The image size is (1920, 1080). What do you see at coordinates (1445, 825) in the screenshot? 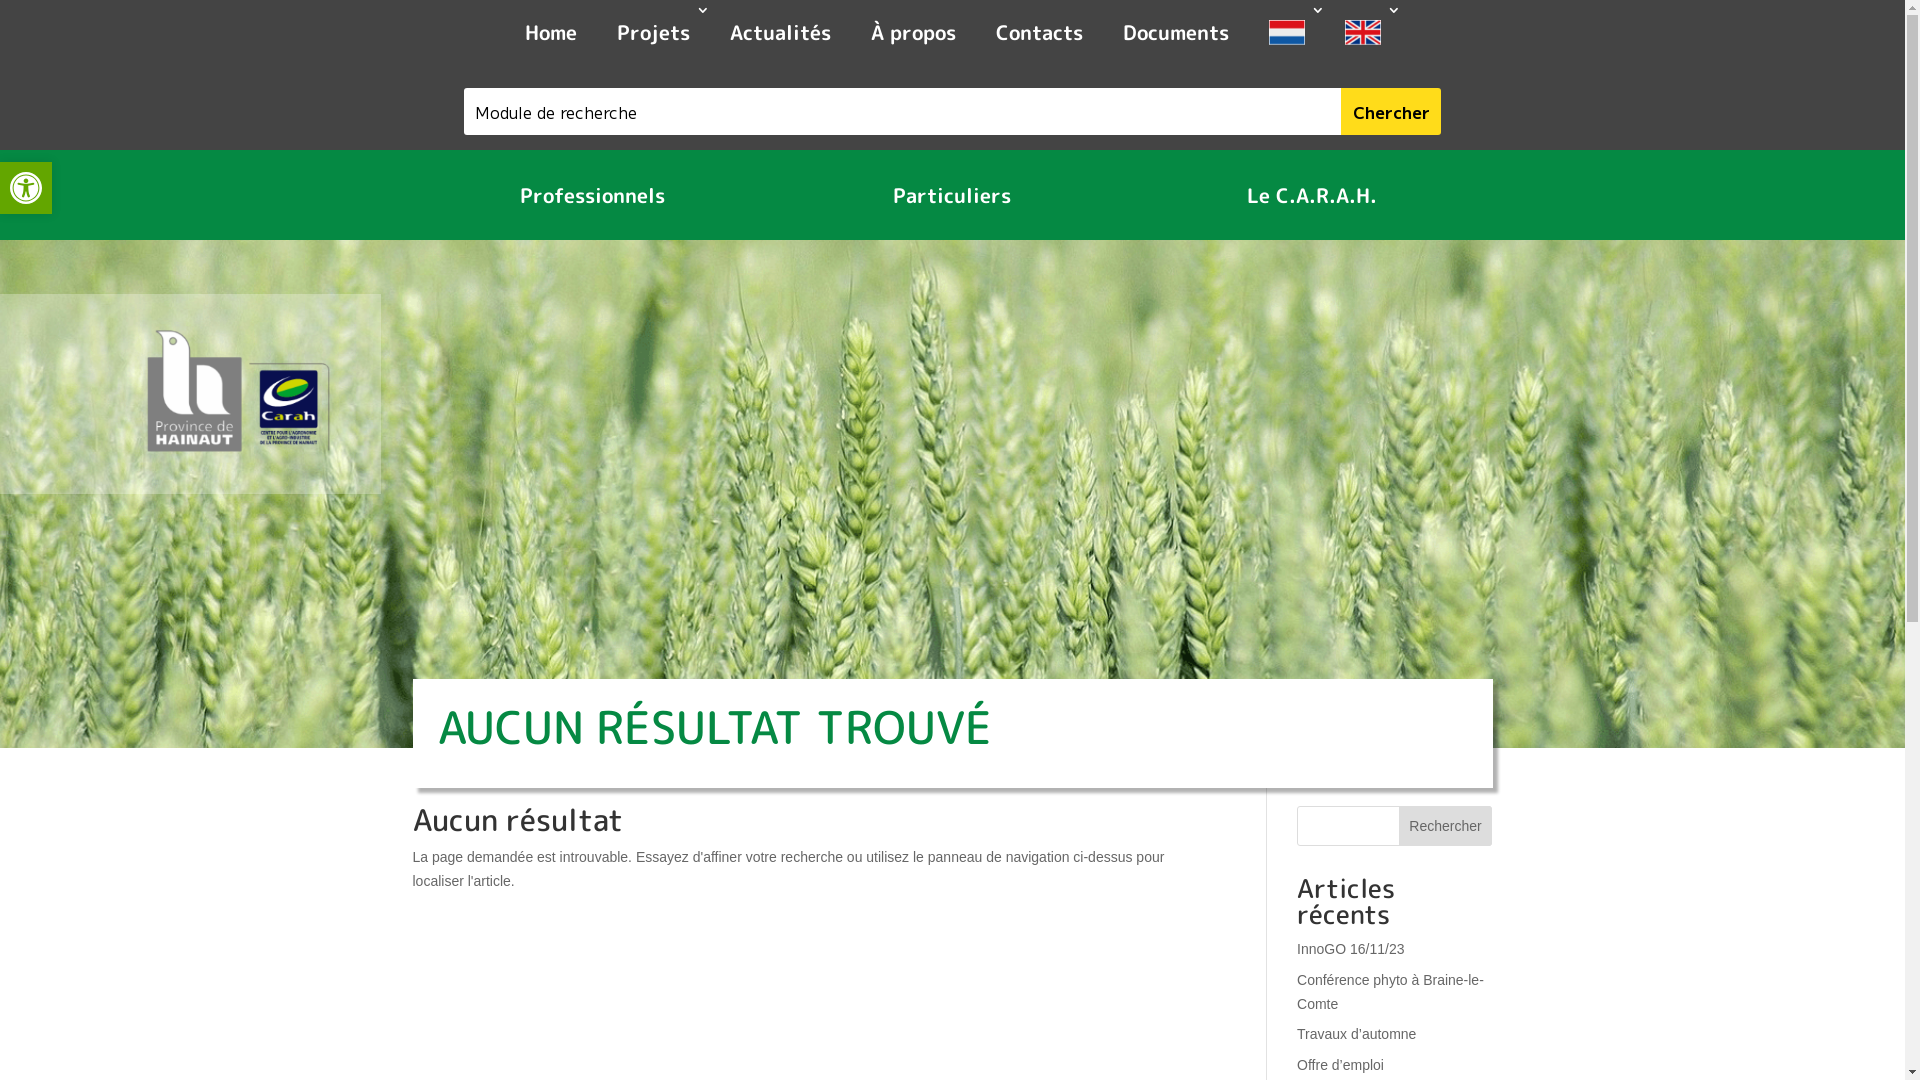
I see `'Rechercher'` at bounding box center [1445, 825].